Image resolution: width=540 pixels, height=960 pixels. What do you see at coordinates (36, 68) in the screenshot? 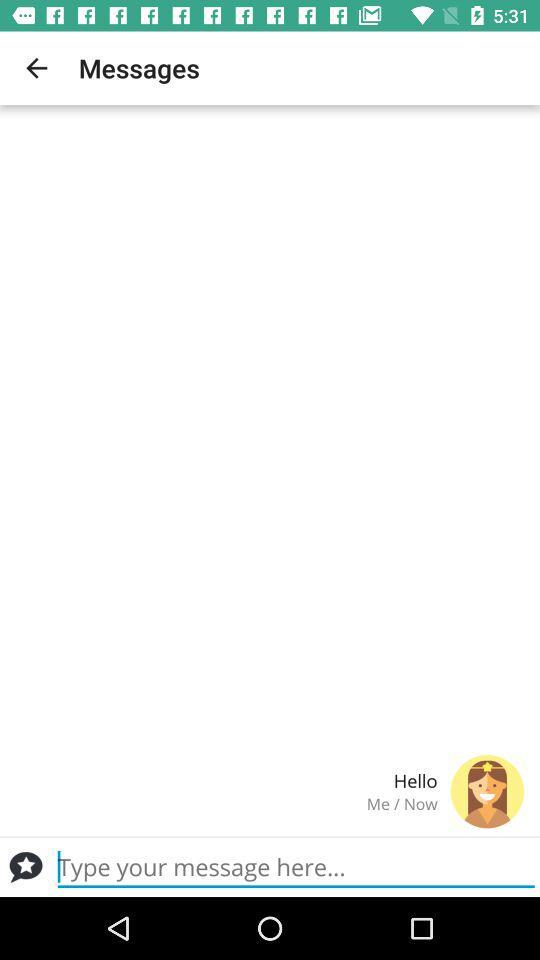
I see `item next to the messages icon` at bounding box center [36, 68].